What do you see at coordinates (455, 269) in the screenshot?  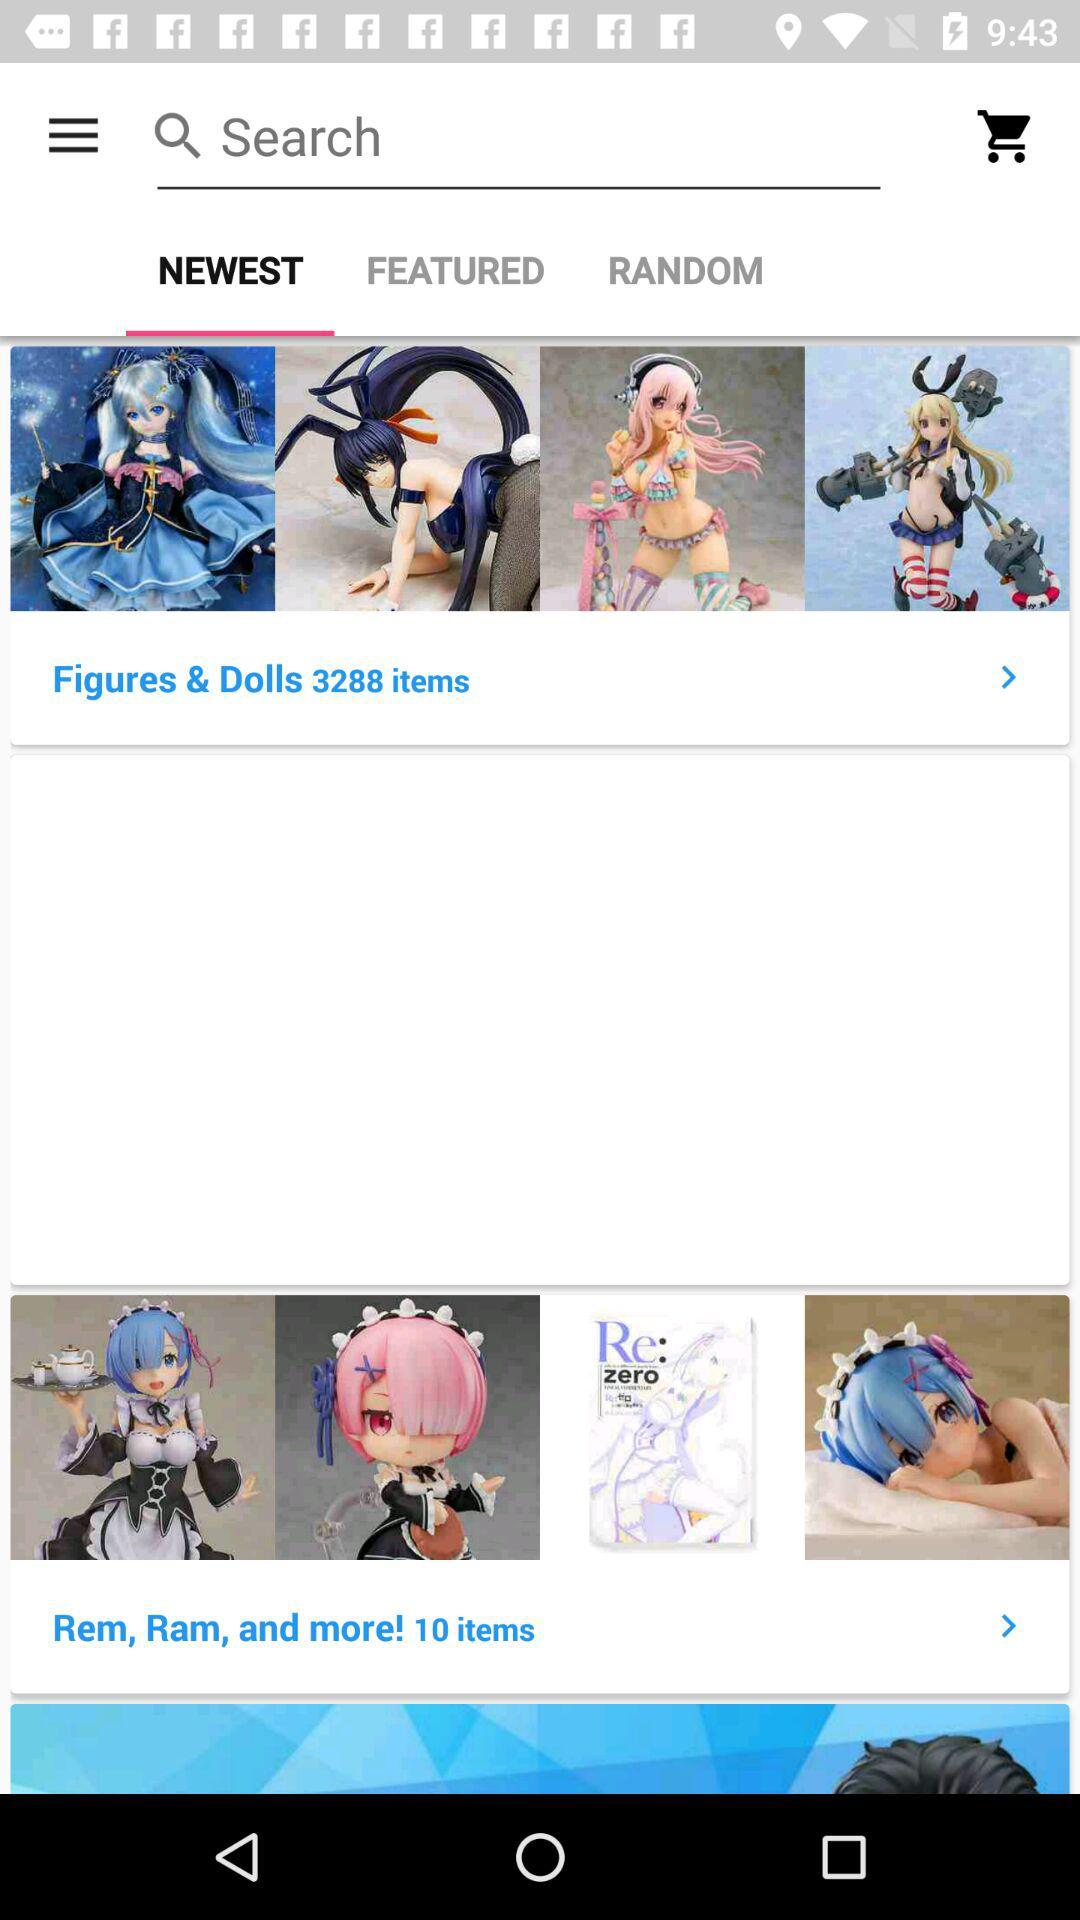 I see `the item to the right of newest` at bounding box center [455, 269].